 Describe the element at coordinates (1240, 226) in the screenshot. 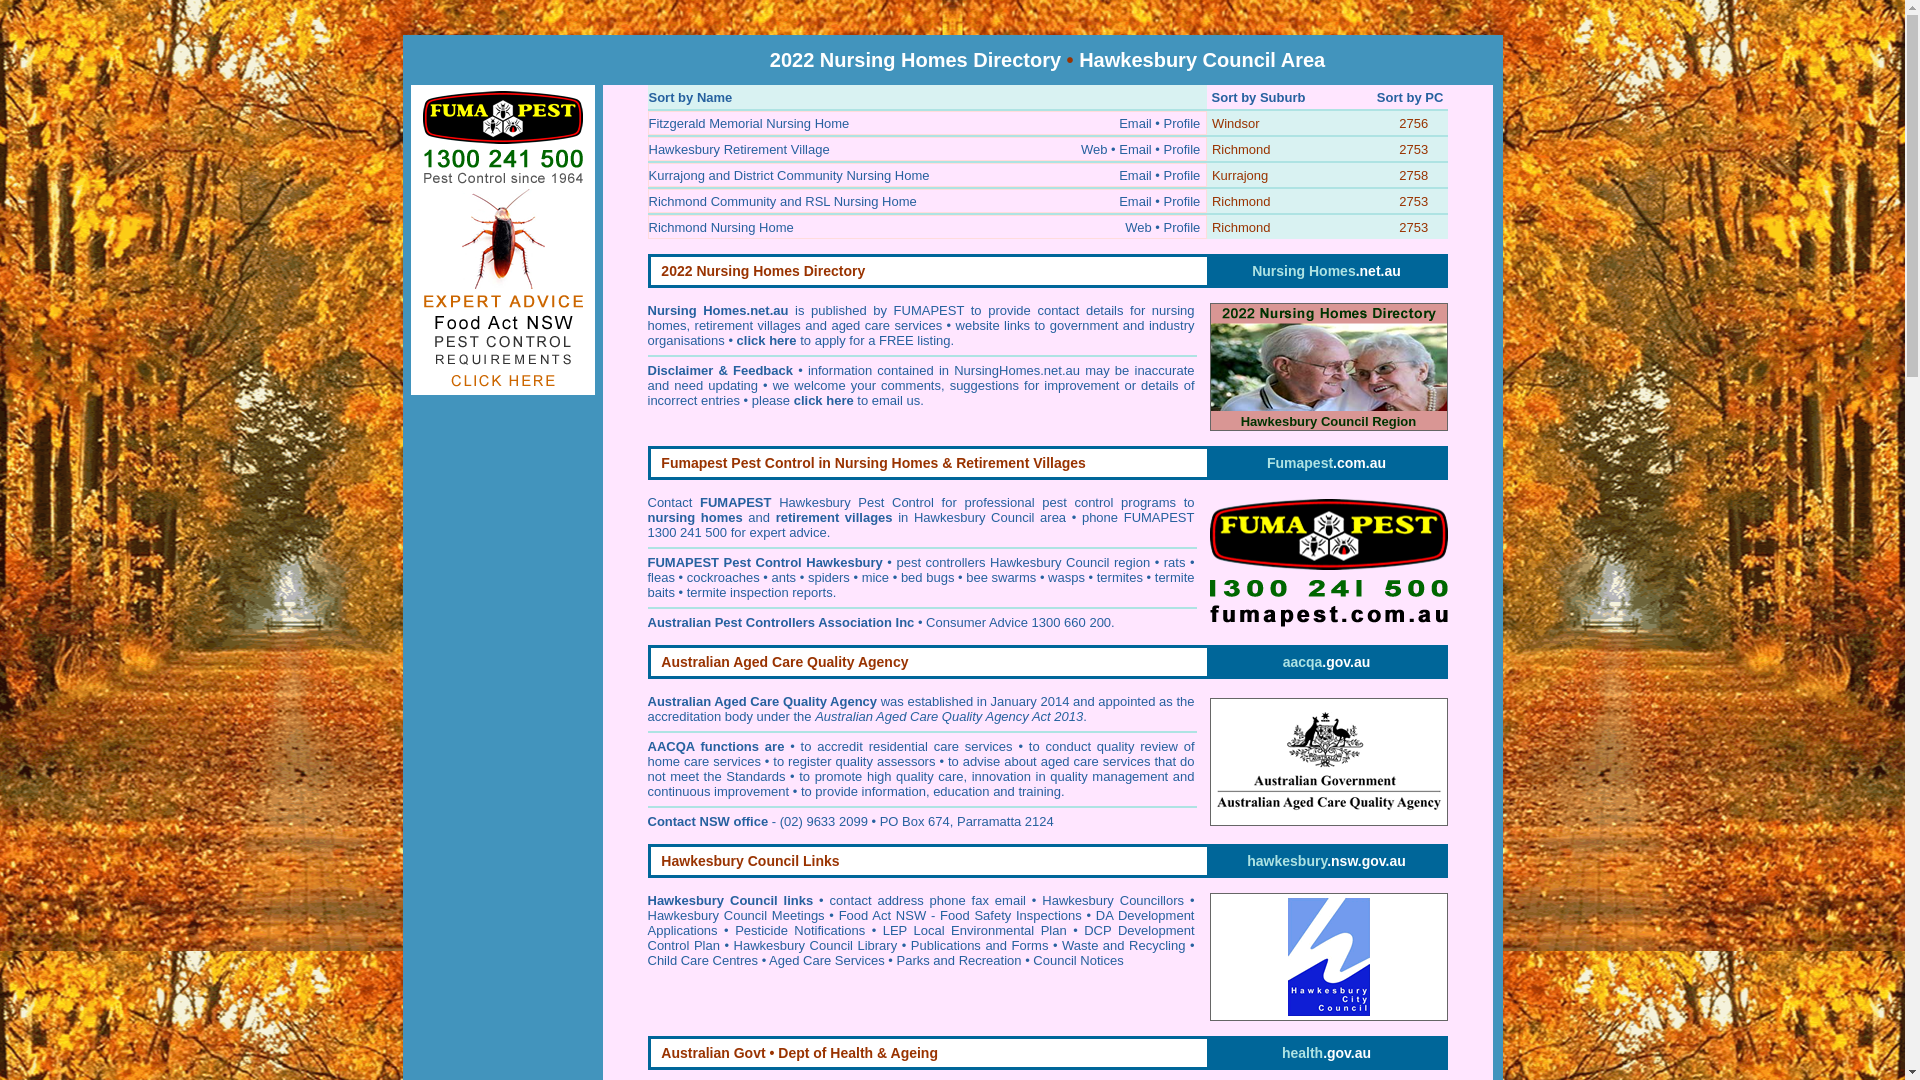

I see `'Richmond'` at that location.